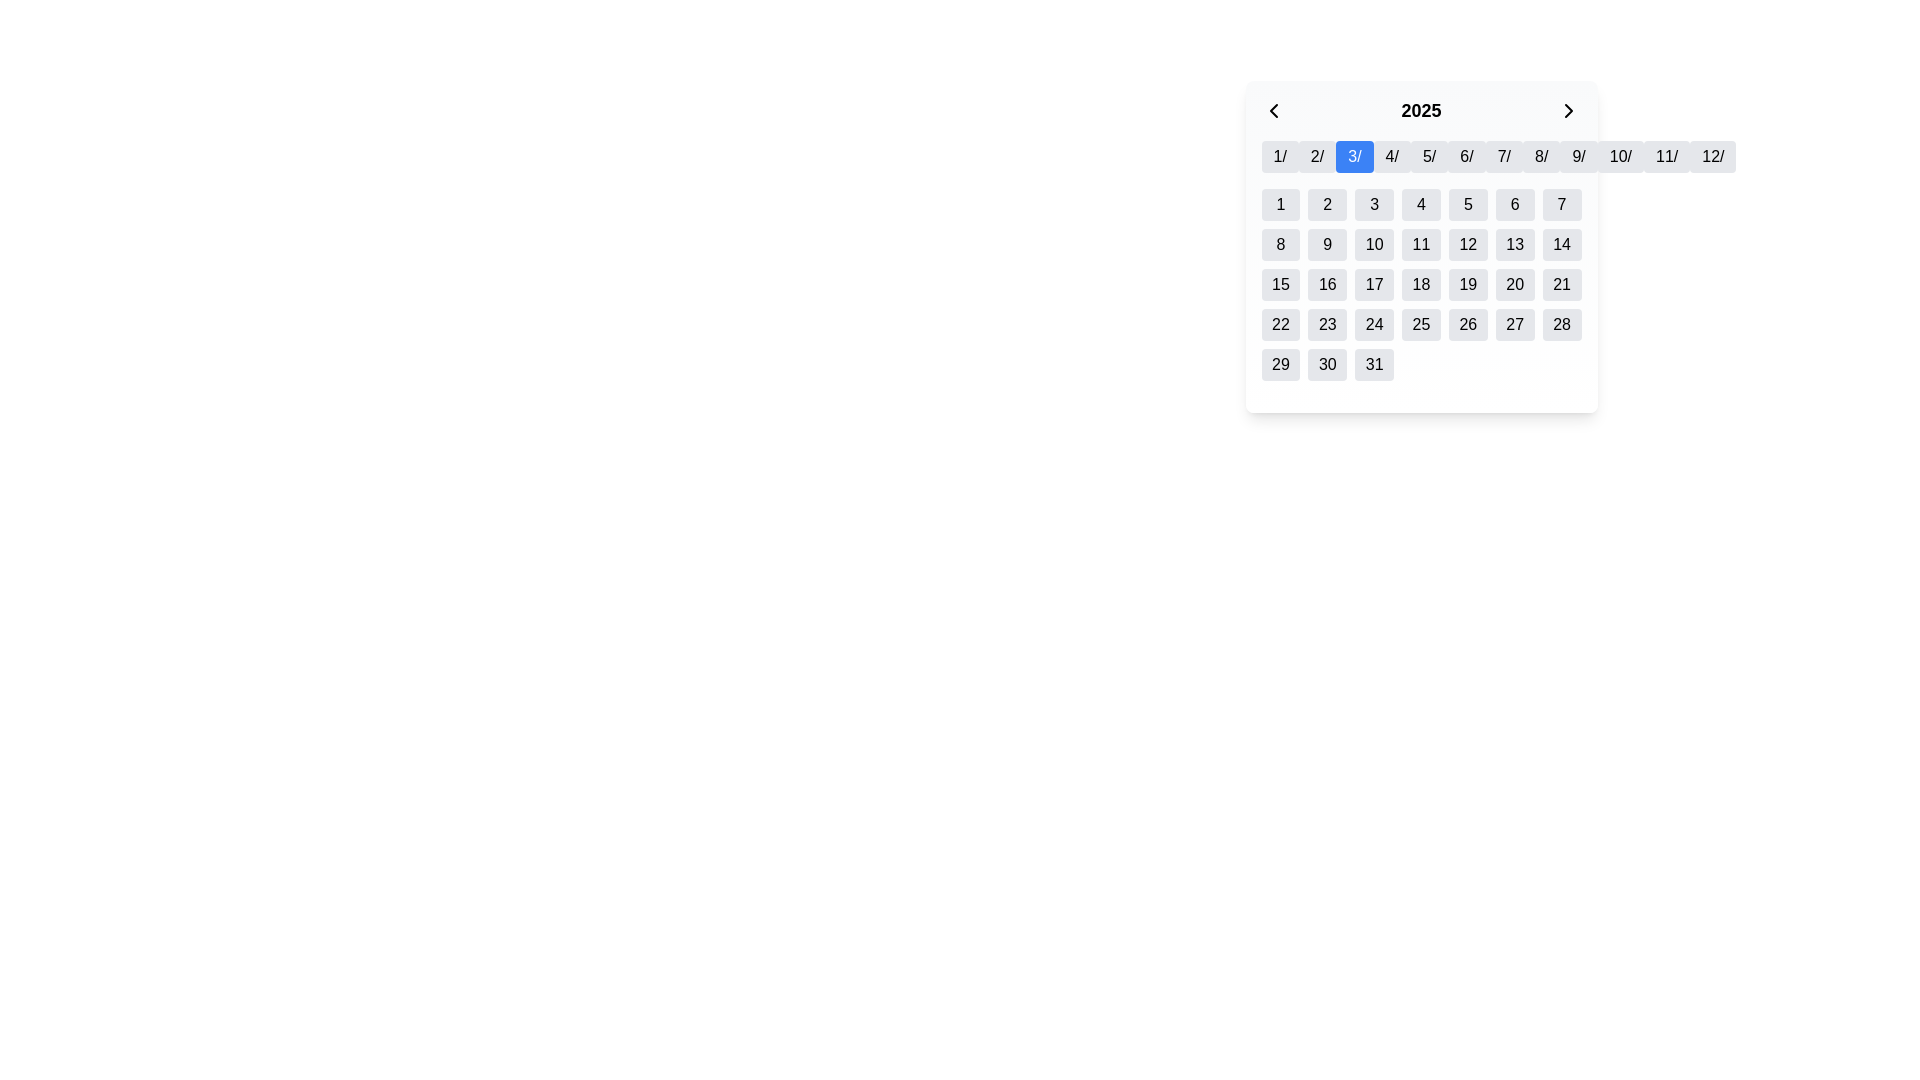 Image resolution: width=1920 pixels, height=1080 pixels. Describe the element at coordinates (1561, 244) in the screenshot. I see `the small rectangular button with a light gray background and bold black text '14'` at that location.